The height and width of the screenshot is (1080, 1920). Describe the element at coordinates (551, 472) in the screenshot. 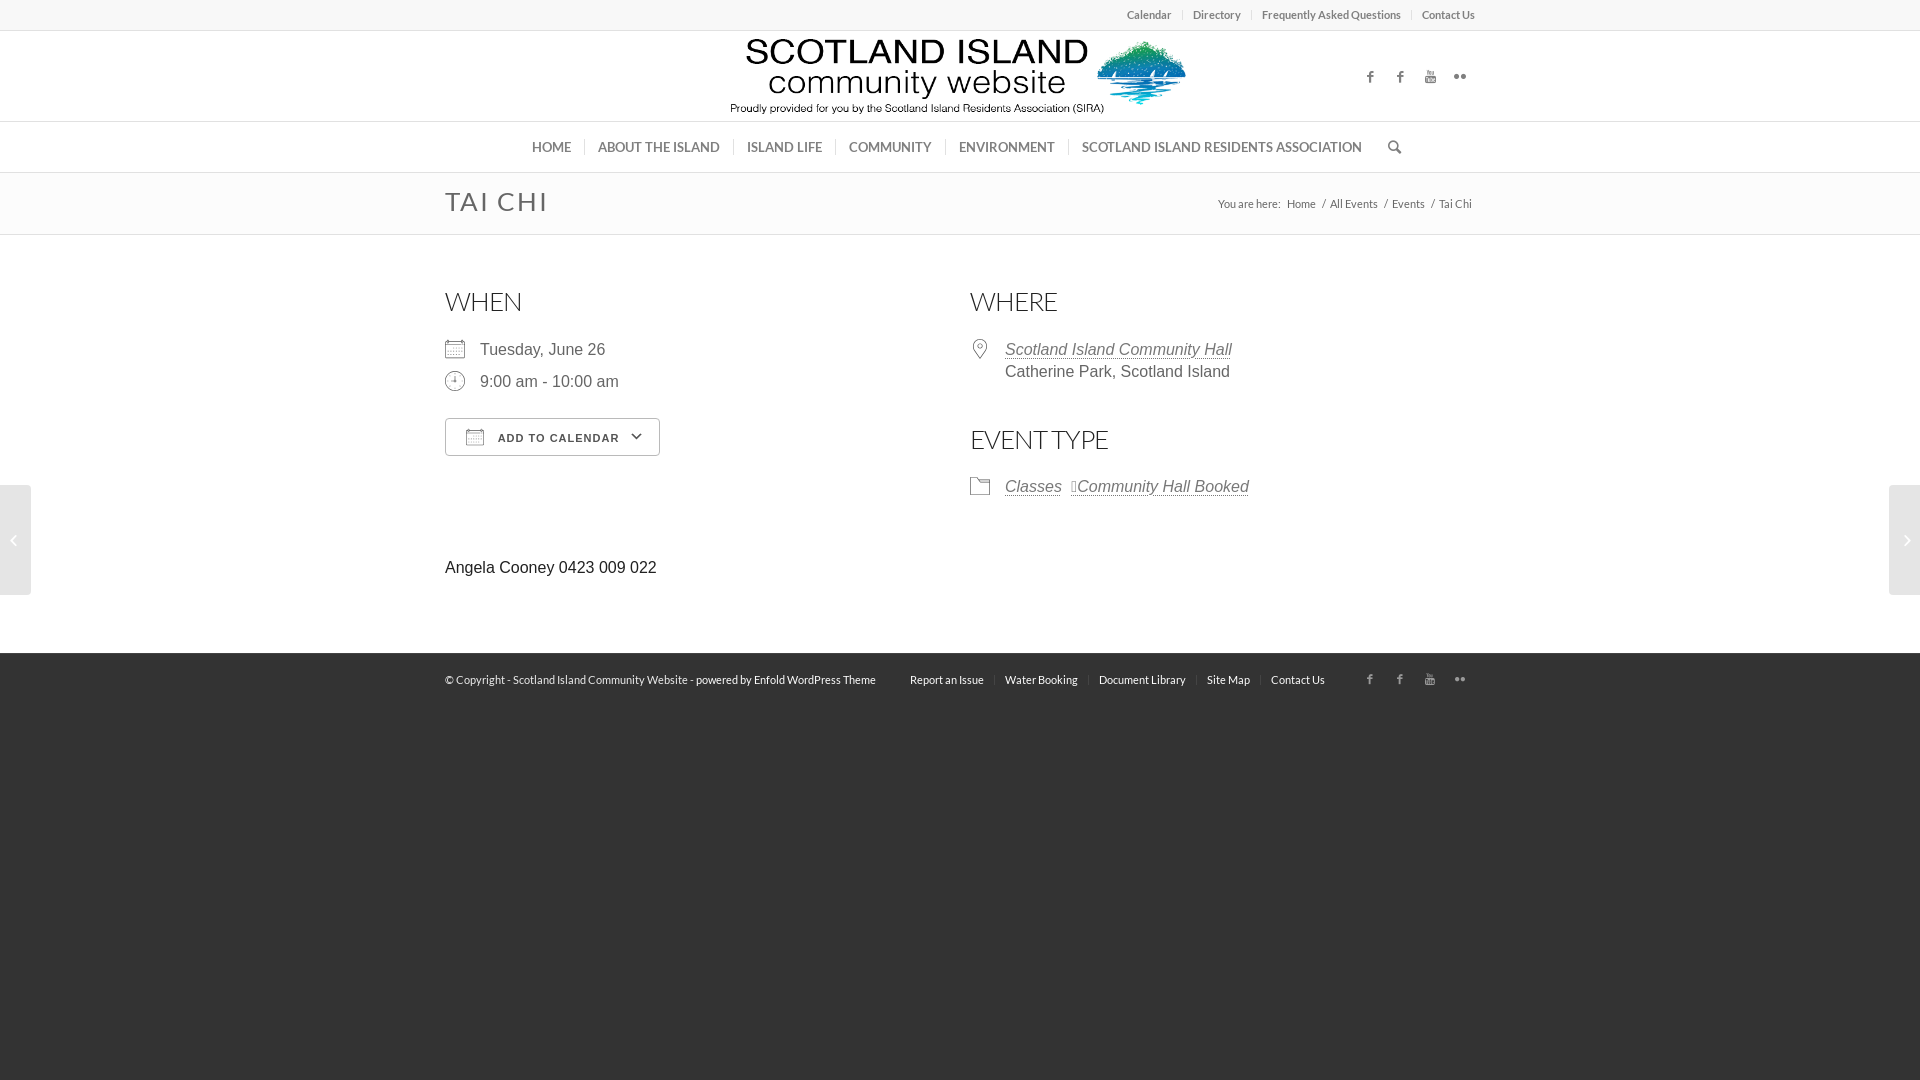

I see `'Download ICS'` at that location.